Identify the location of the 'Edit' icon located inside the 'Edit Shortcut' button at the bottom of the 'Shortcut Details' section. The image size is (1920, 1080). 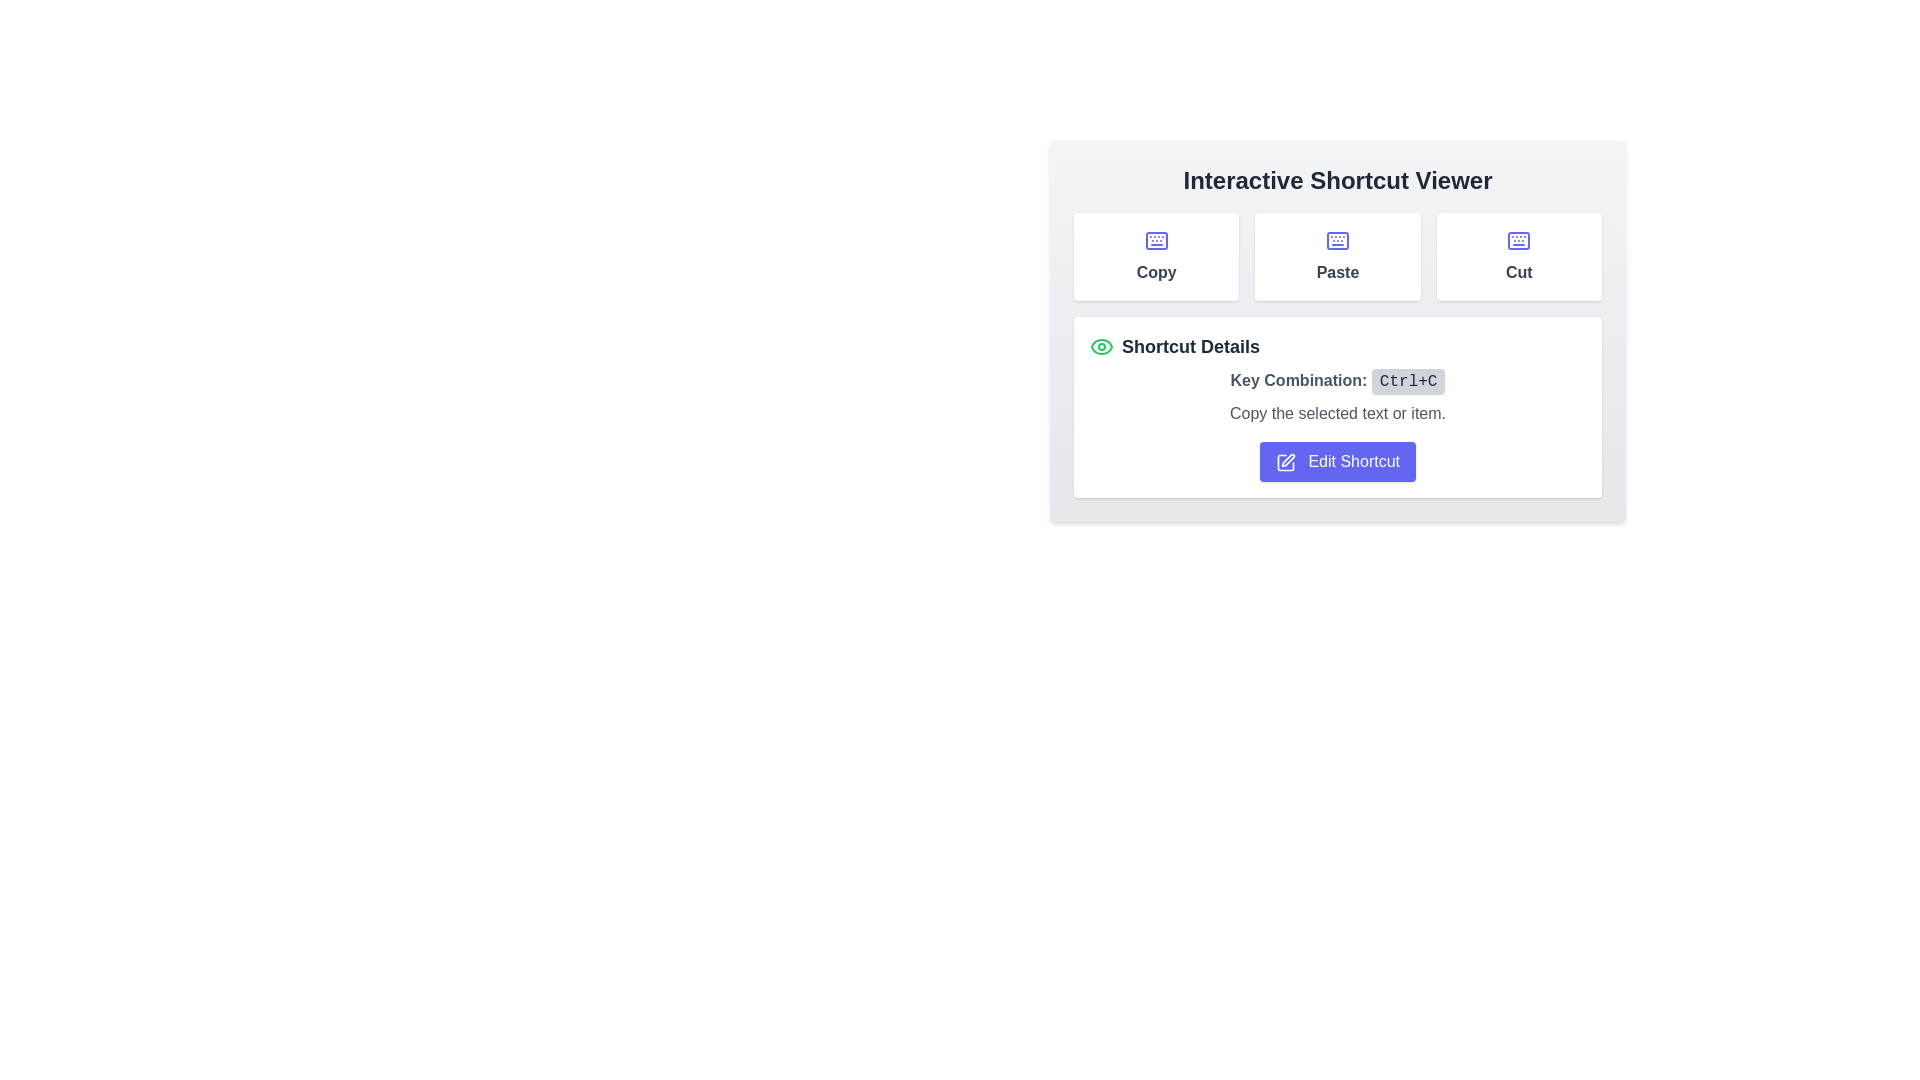
(1286, 462).